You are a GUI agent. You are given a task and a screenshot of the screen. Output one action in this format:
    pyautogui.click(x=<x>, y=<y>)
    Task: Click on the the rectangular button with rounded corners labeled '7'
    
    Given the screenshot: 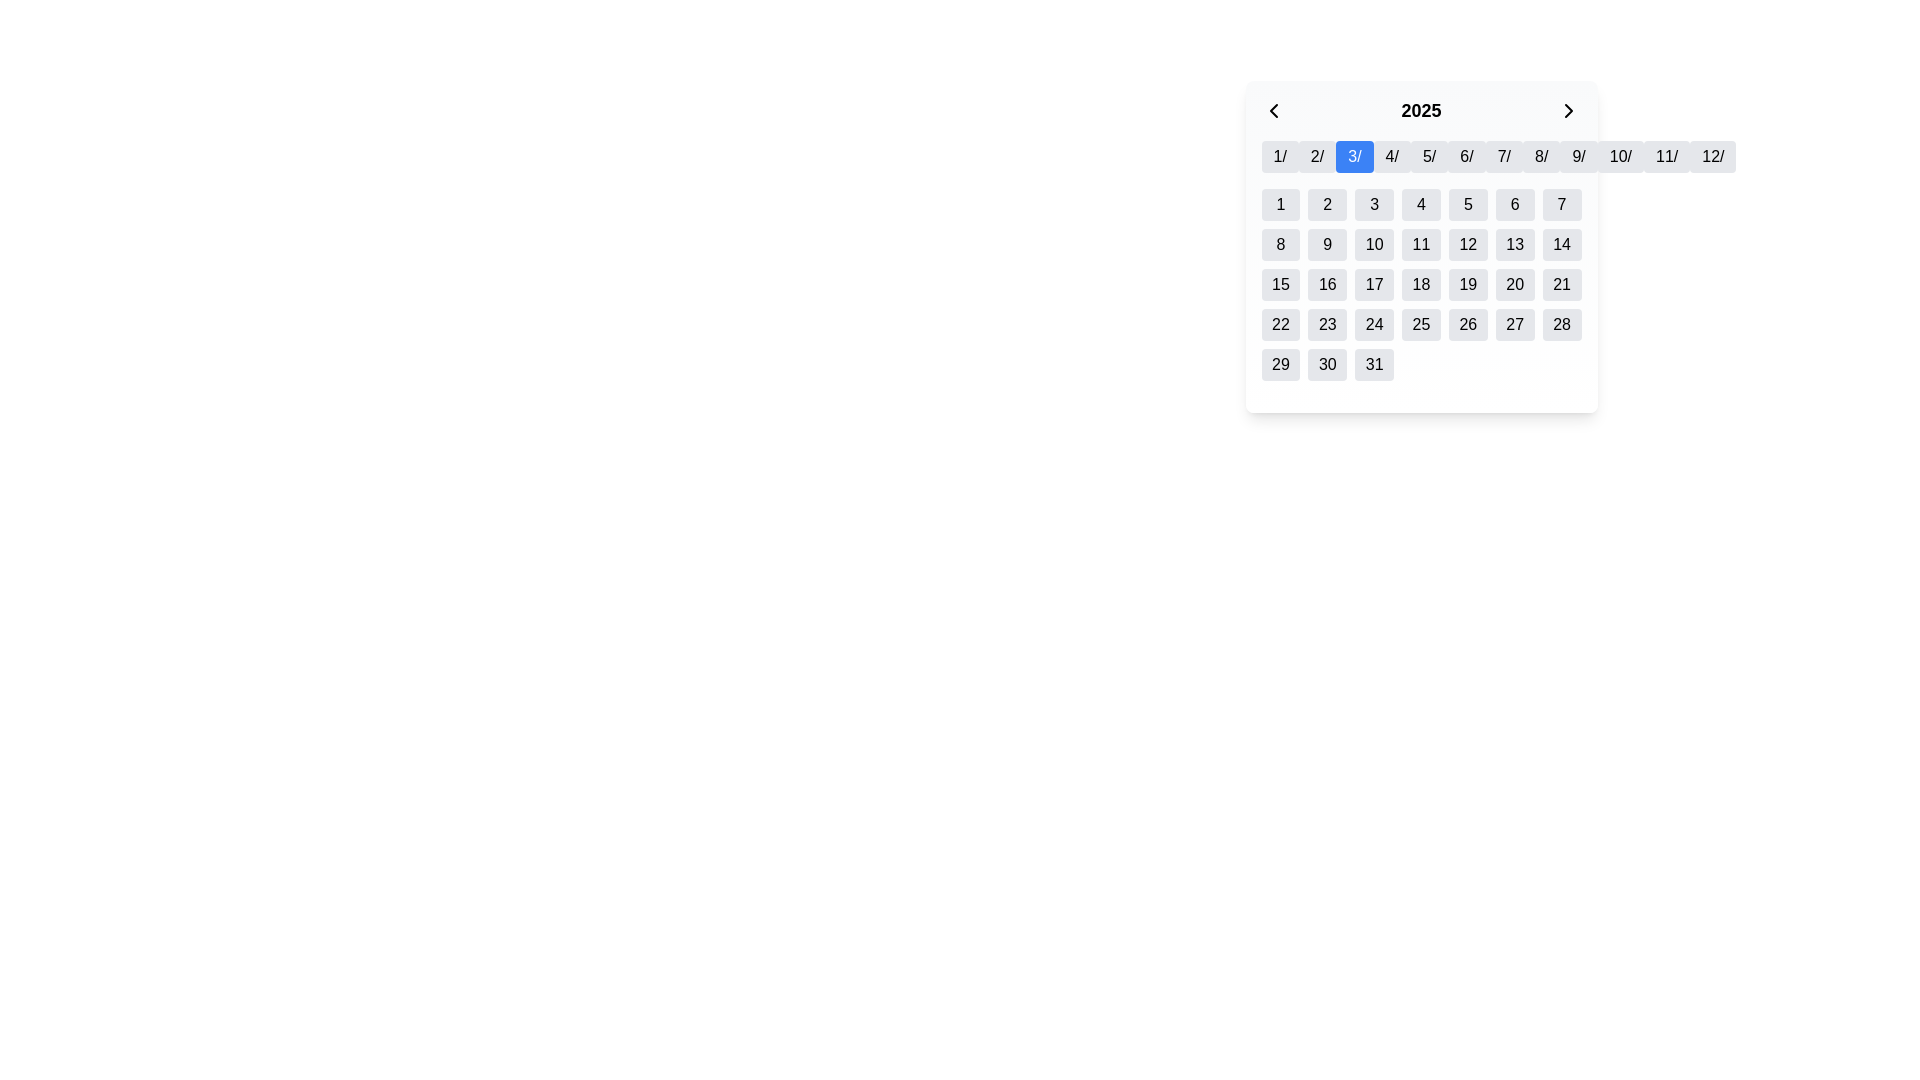 What is the action you would take?
    pyautogui.click(x=1561, y=204)
    